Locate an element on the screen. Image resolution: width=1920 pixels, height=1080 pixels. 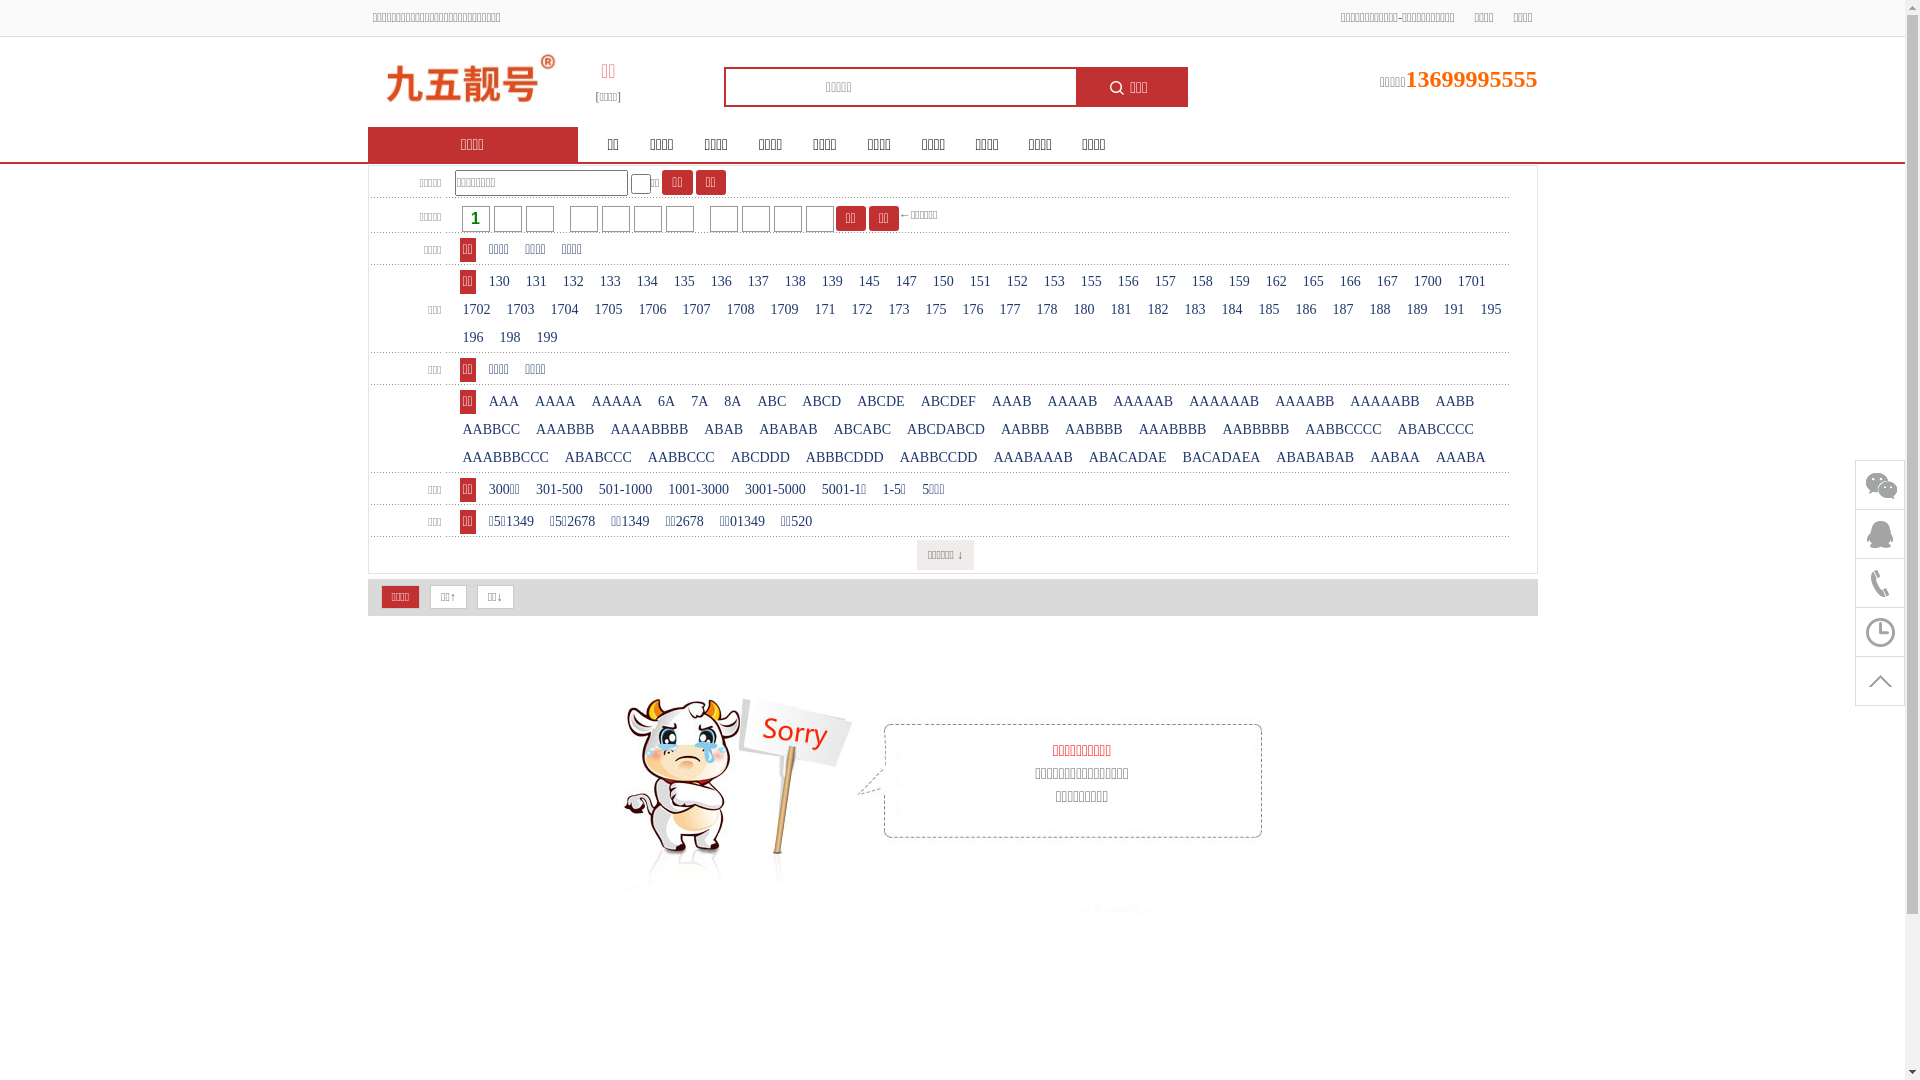
'182' is located at coordinates (1157, 309).